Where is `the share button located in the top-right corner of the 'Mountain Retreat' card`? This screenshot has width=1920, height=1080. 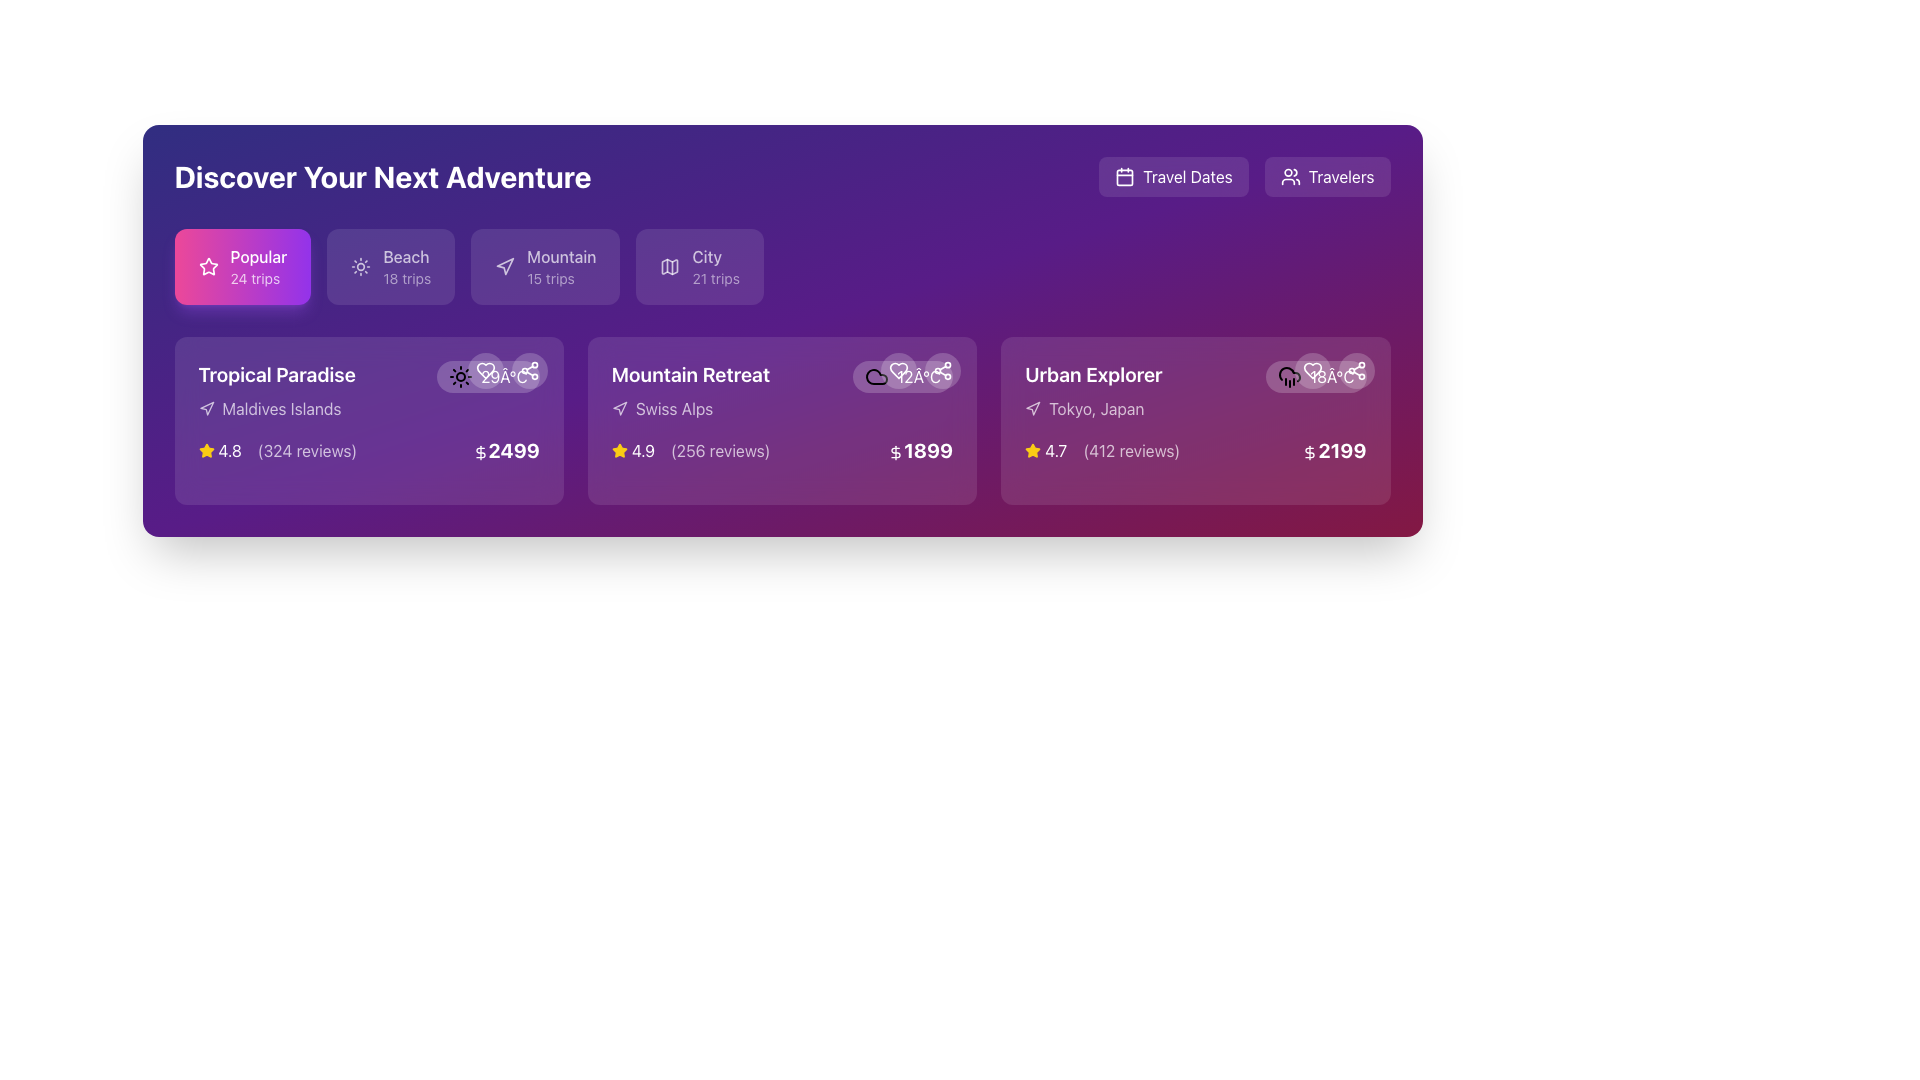
the share button located in the top-right corner of the 'Mountain Retreat' card is located at coordinates (941, 370).